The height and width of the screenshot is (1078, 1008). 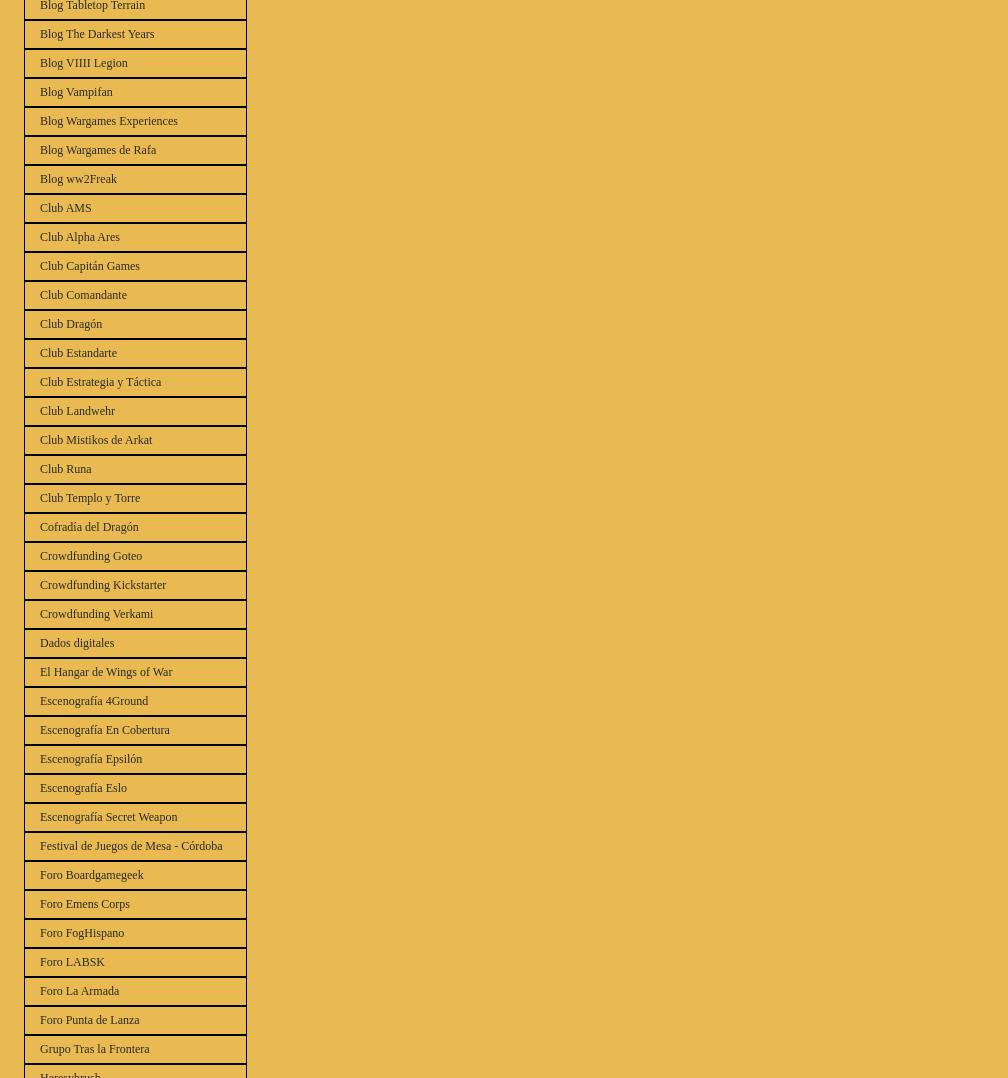 What do you see at coordinates (106, 672) in the screenshot?
I see `'El Hangar de Wings of War'` at bounding box center [106, 672].